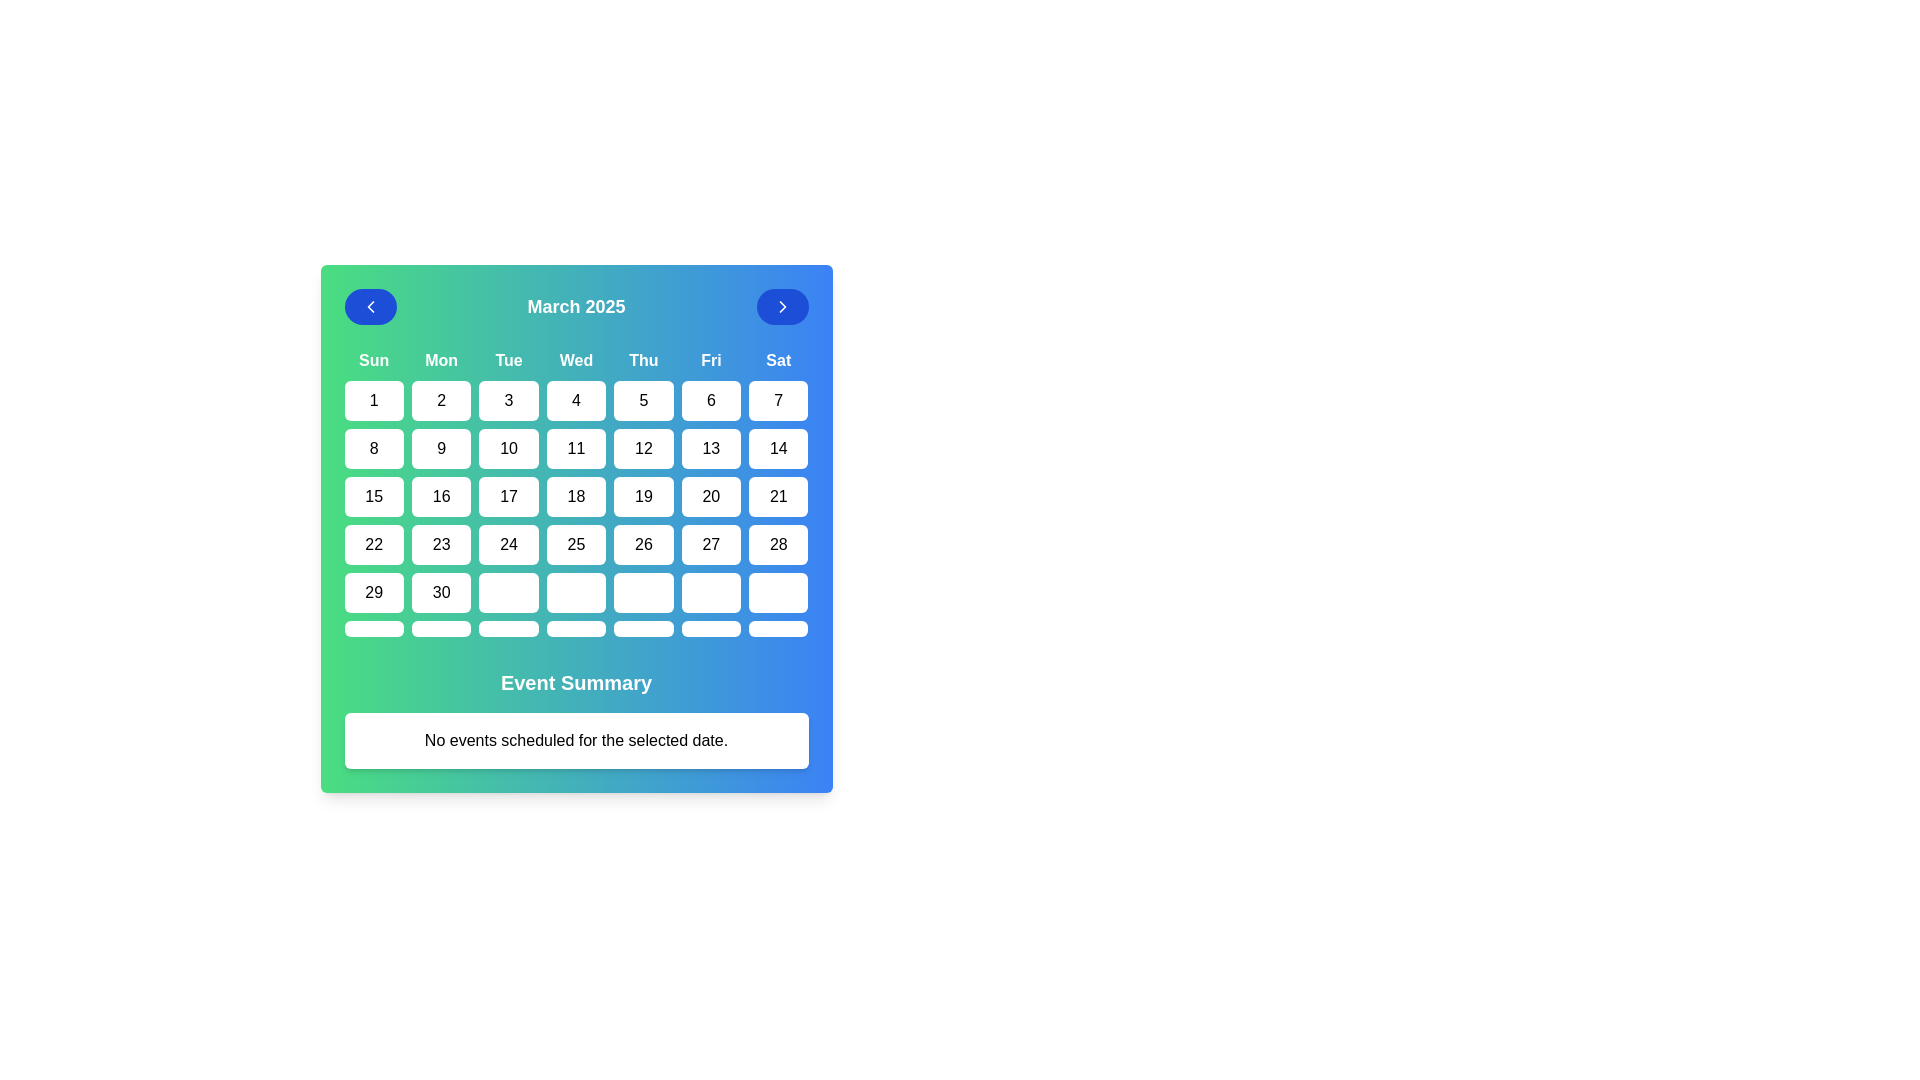 Image resolution: width=1920 pixels, height=1080 pixels. What do you see at coordinates (508, 401) in the screenshot?
I see `the button representing the date '3' in the calendar located in the first row, third column under 'Tue'` at bounding box center [508, 401].